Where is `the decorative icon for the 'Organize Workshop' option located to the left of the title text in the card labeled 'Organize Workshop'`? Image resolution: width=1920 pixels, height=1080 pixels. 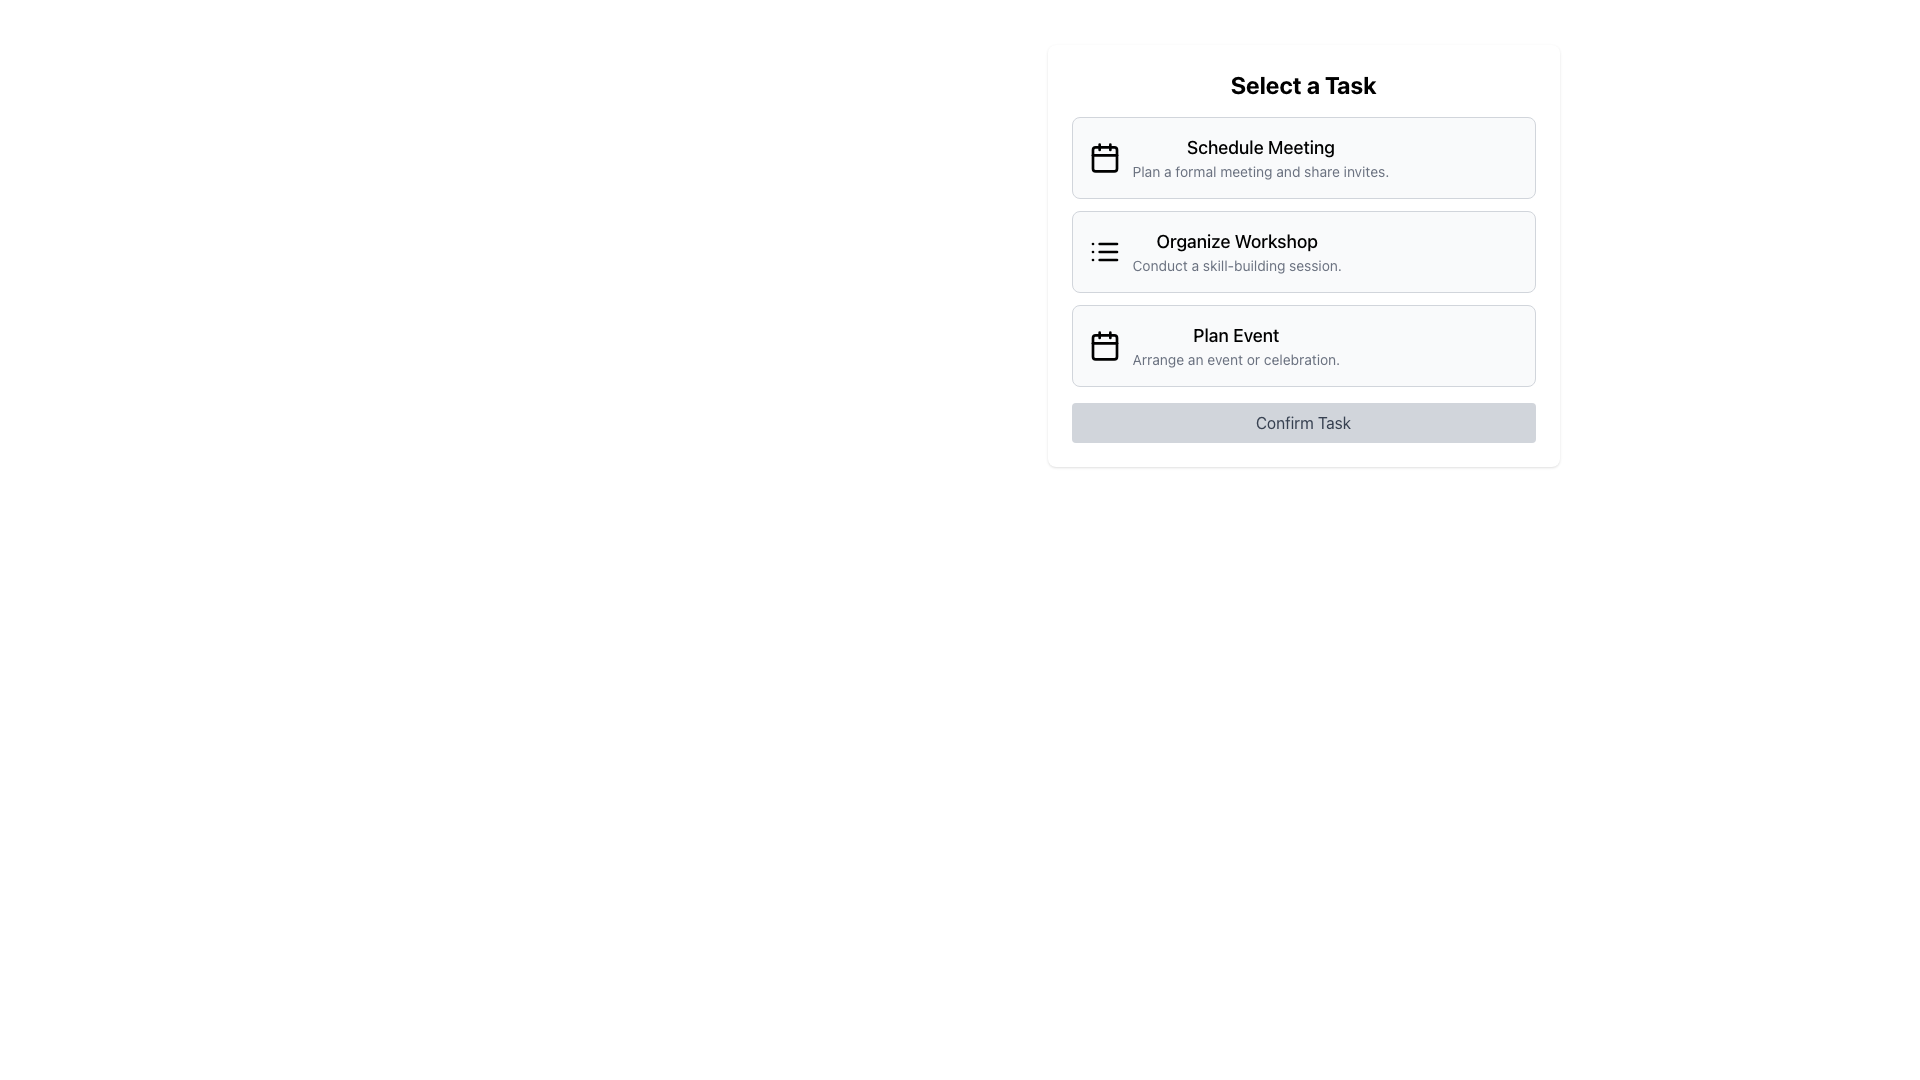 the decorative icon for the 'Organize Workshop' option located to the left of the title text in the card labeled 'Organize Workshop' is located at coordinates (1103, 250).